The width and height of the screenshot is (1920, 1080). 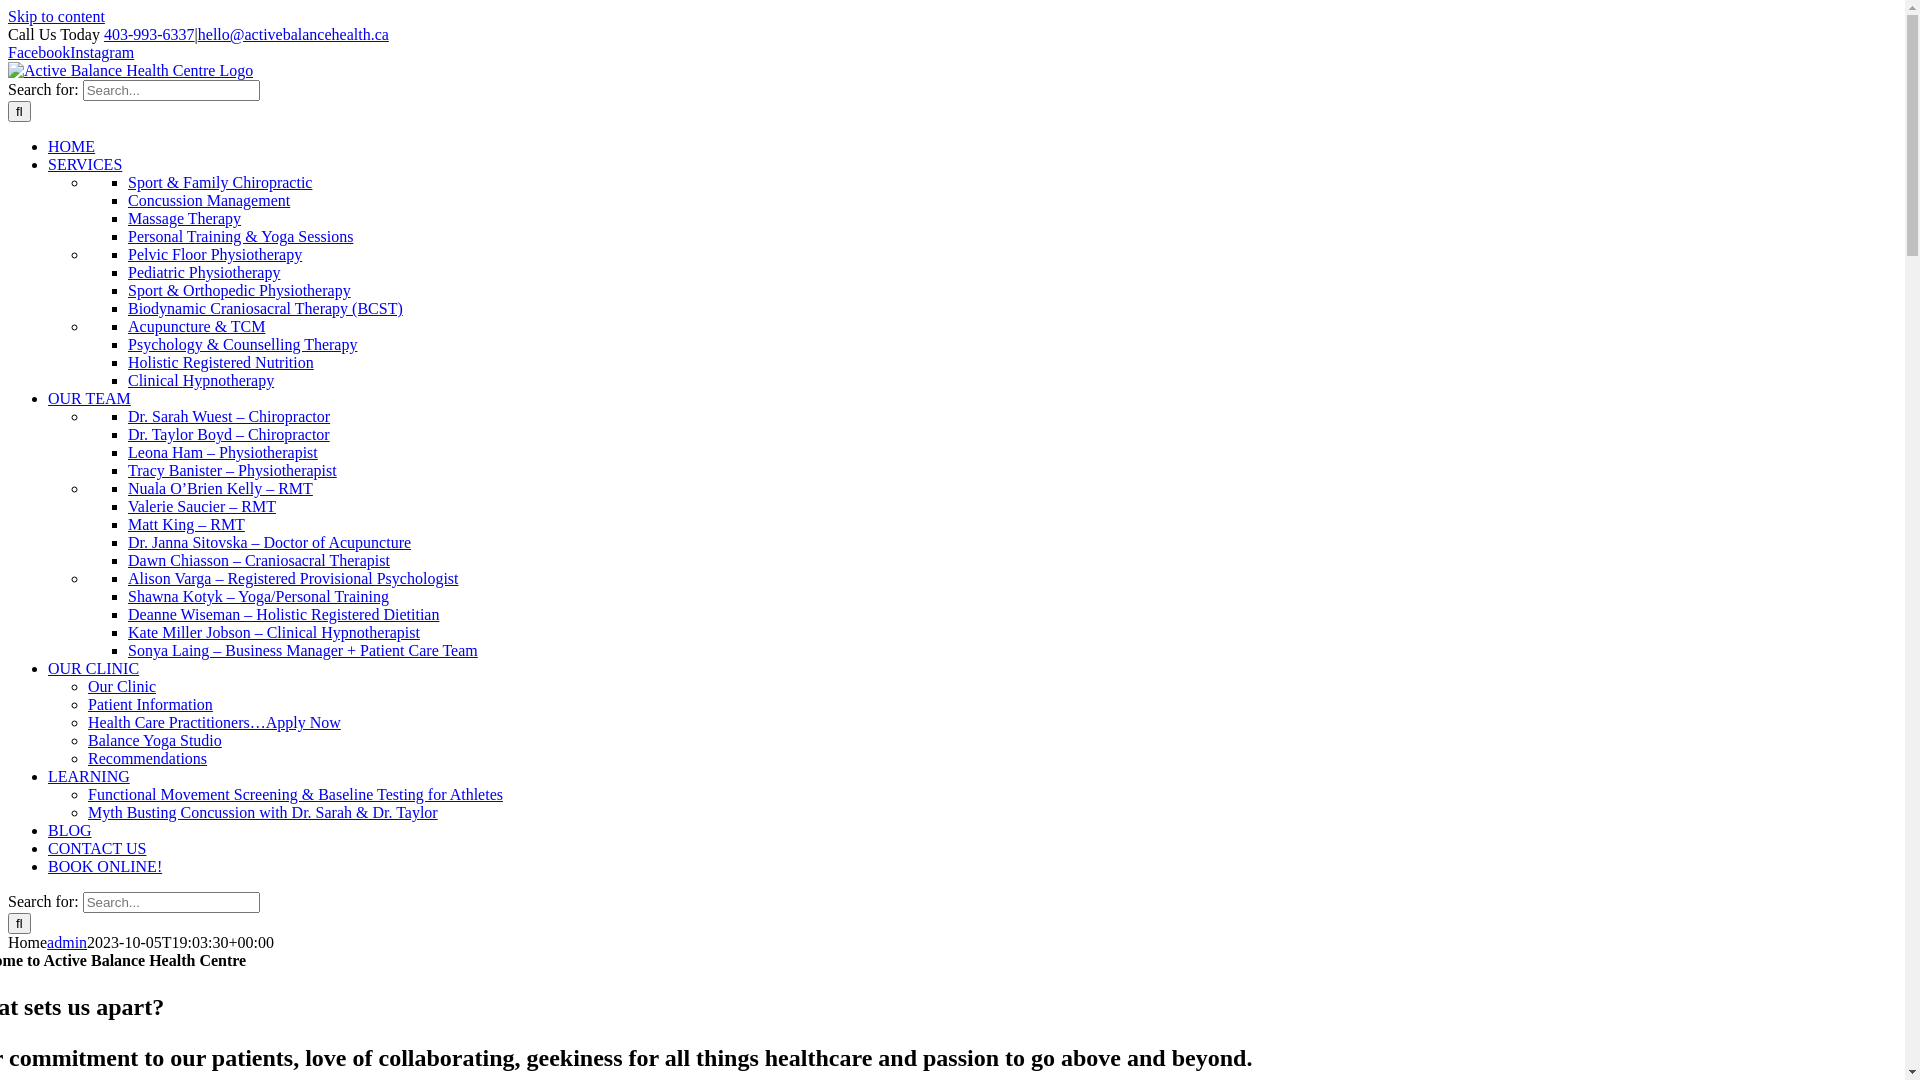 I want to click on '403-993-6337', so click(x=148, y=34).